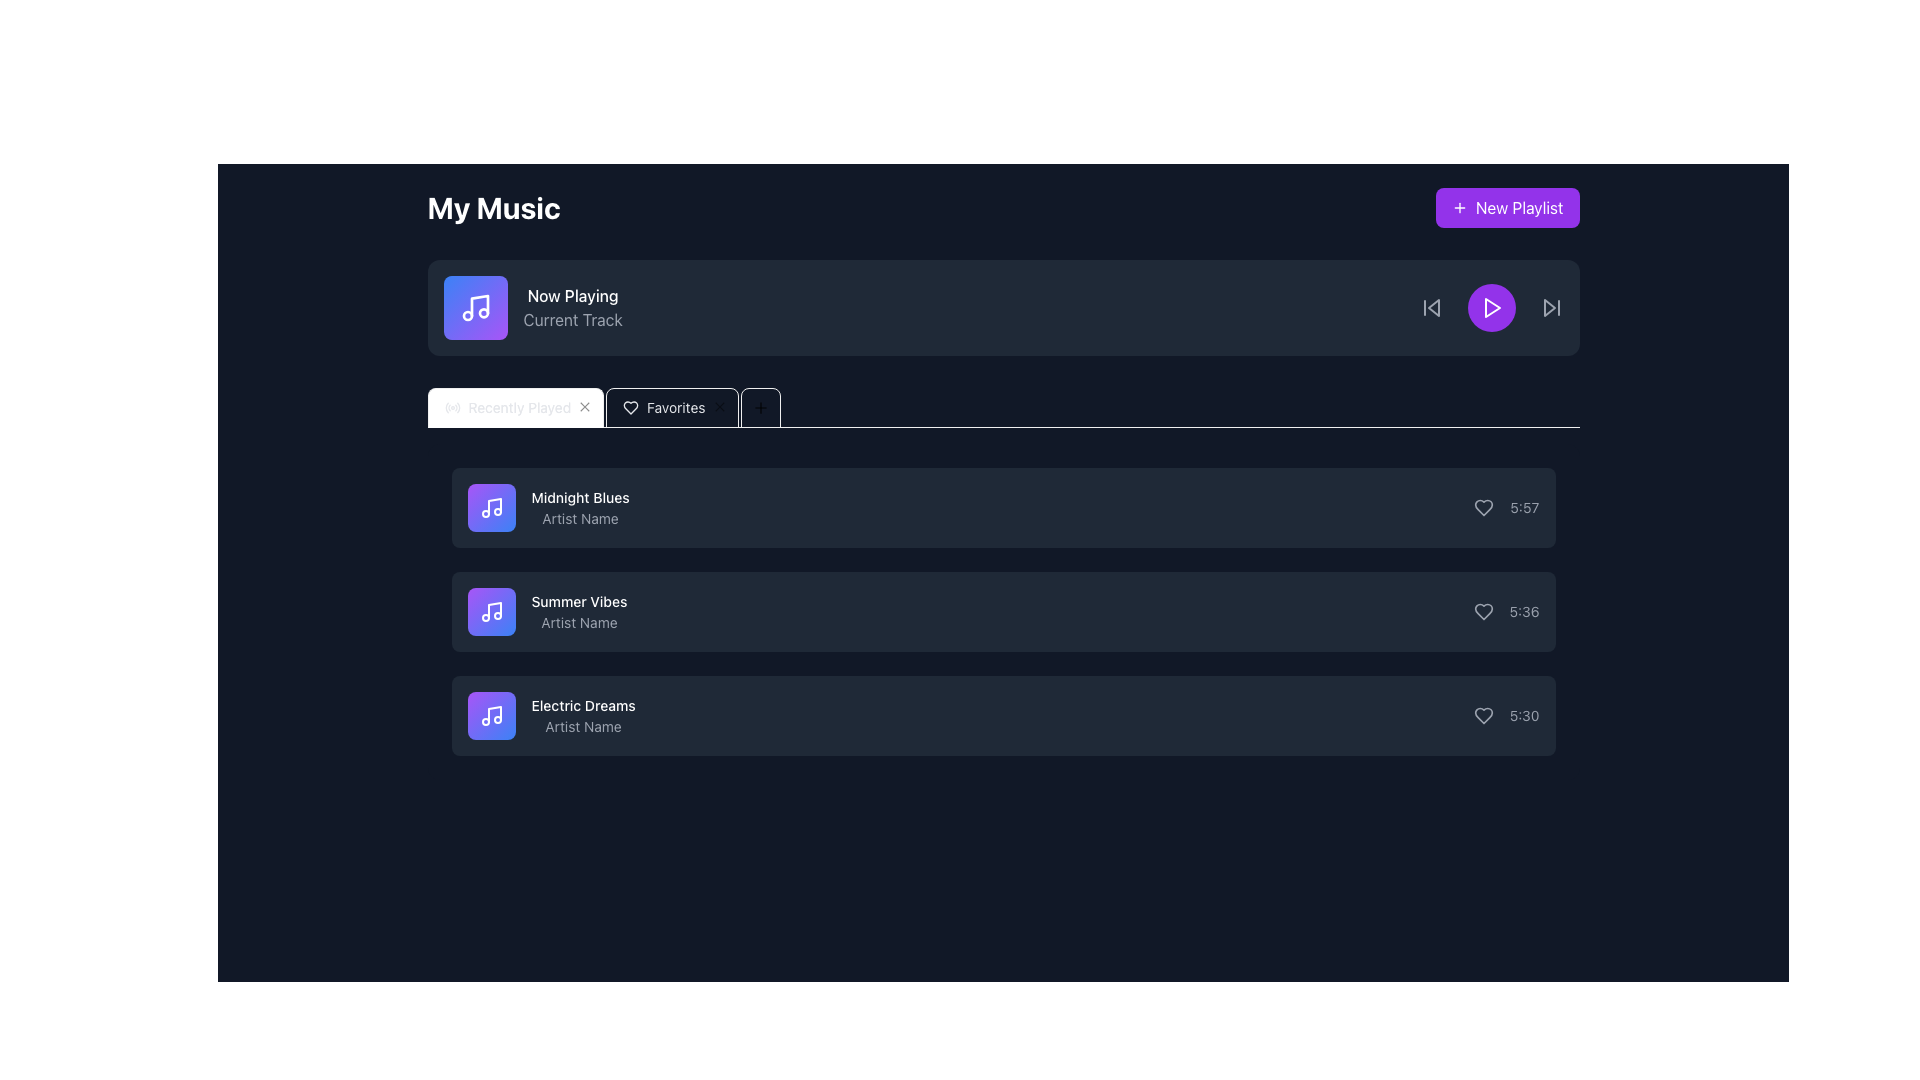  Describe the element at coordinates (1507, 208) in the screenshot. I see `the 'Create New Playlist' button located at the top-right corner of the 'My Music' interface` at that location.